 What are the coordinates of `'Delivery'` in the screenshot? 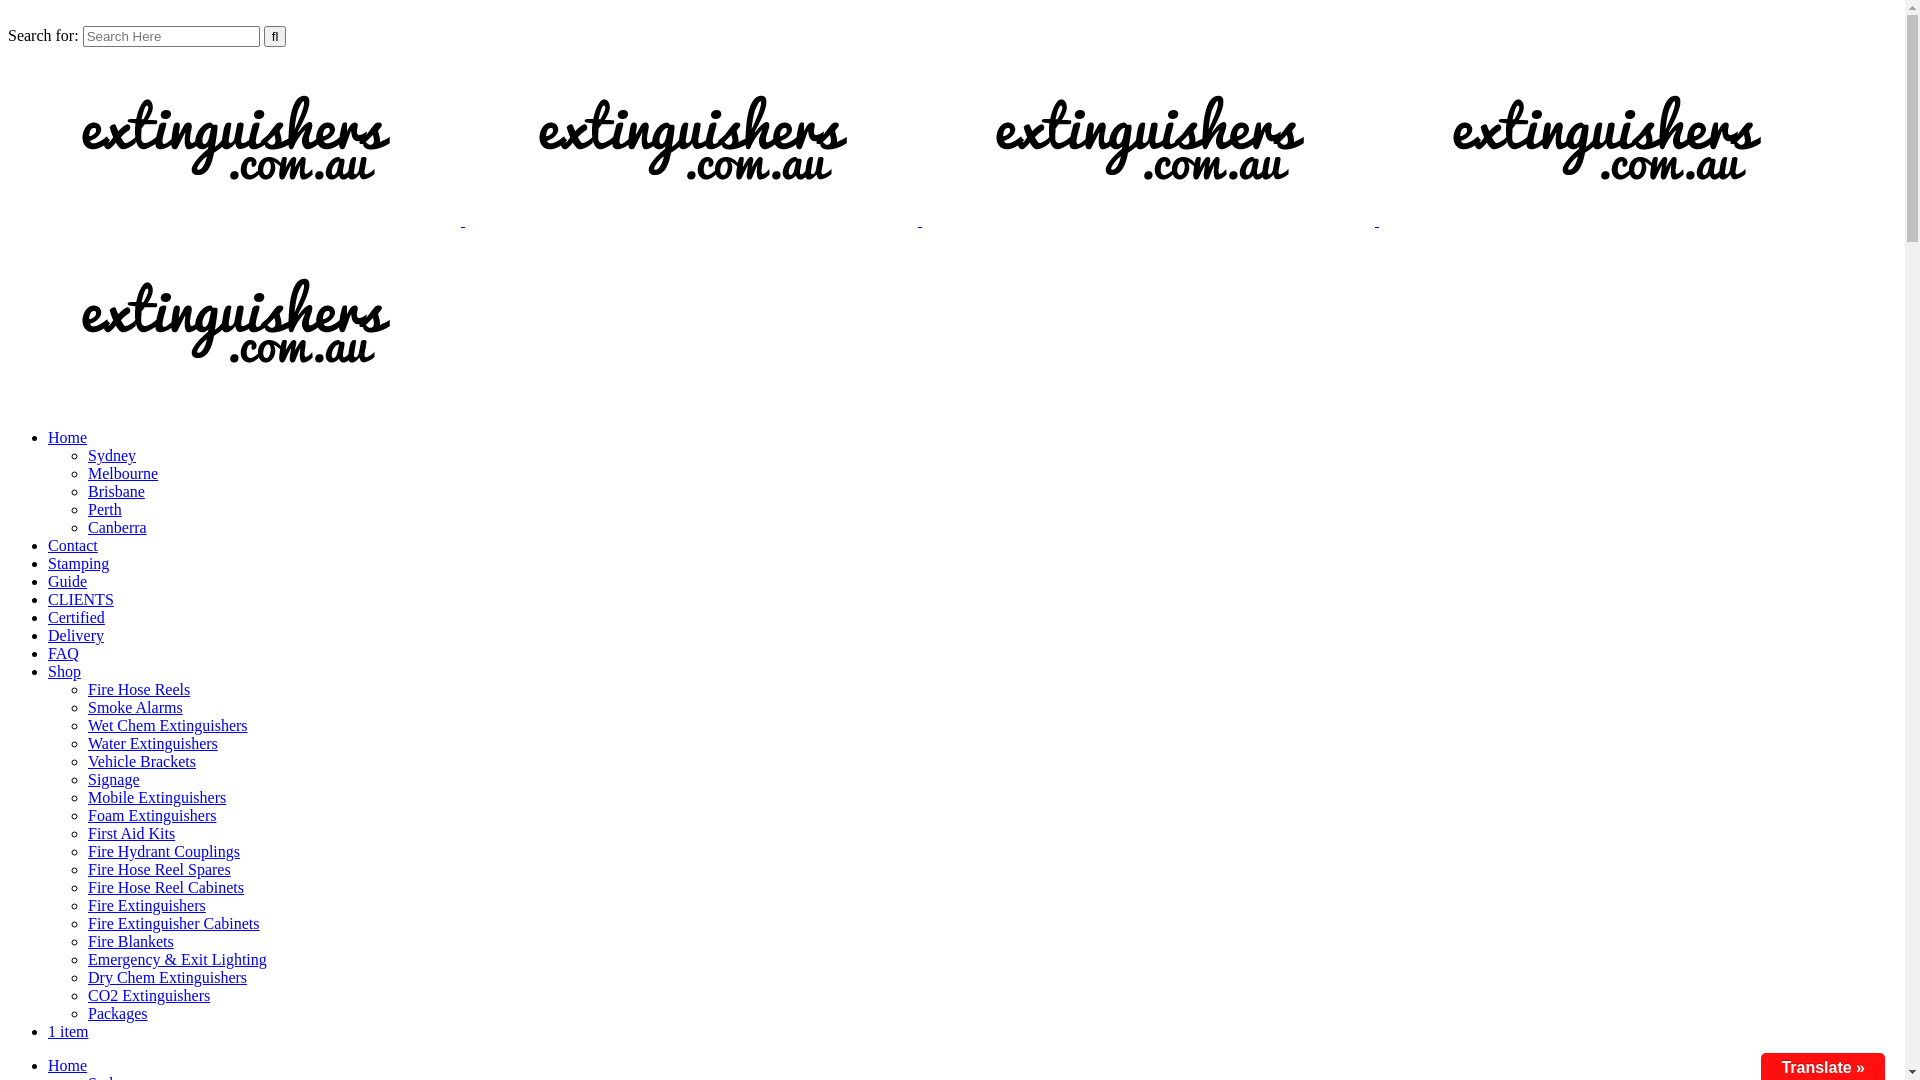 It's located at (76, 635).